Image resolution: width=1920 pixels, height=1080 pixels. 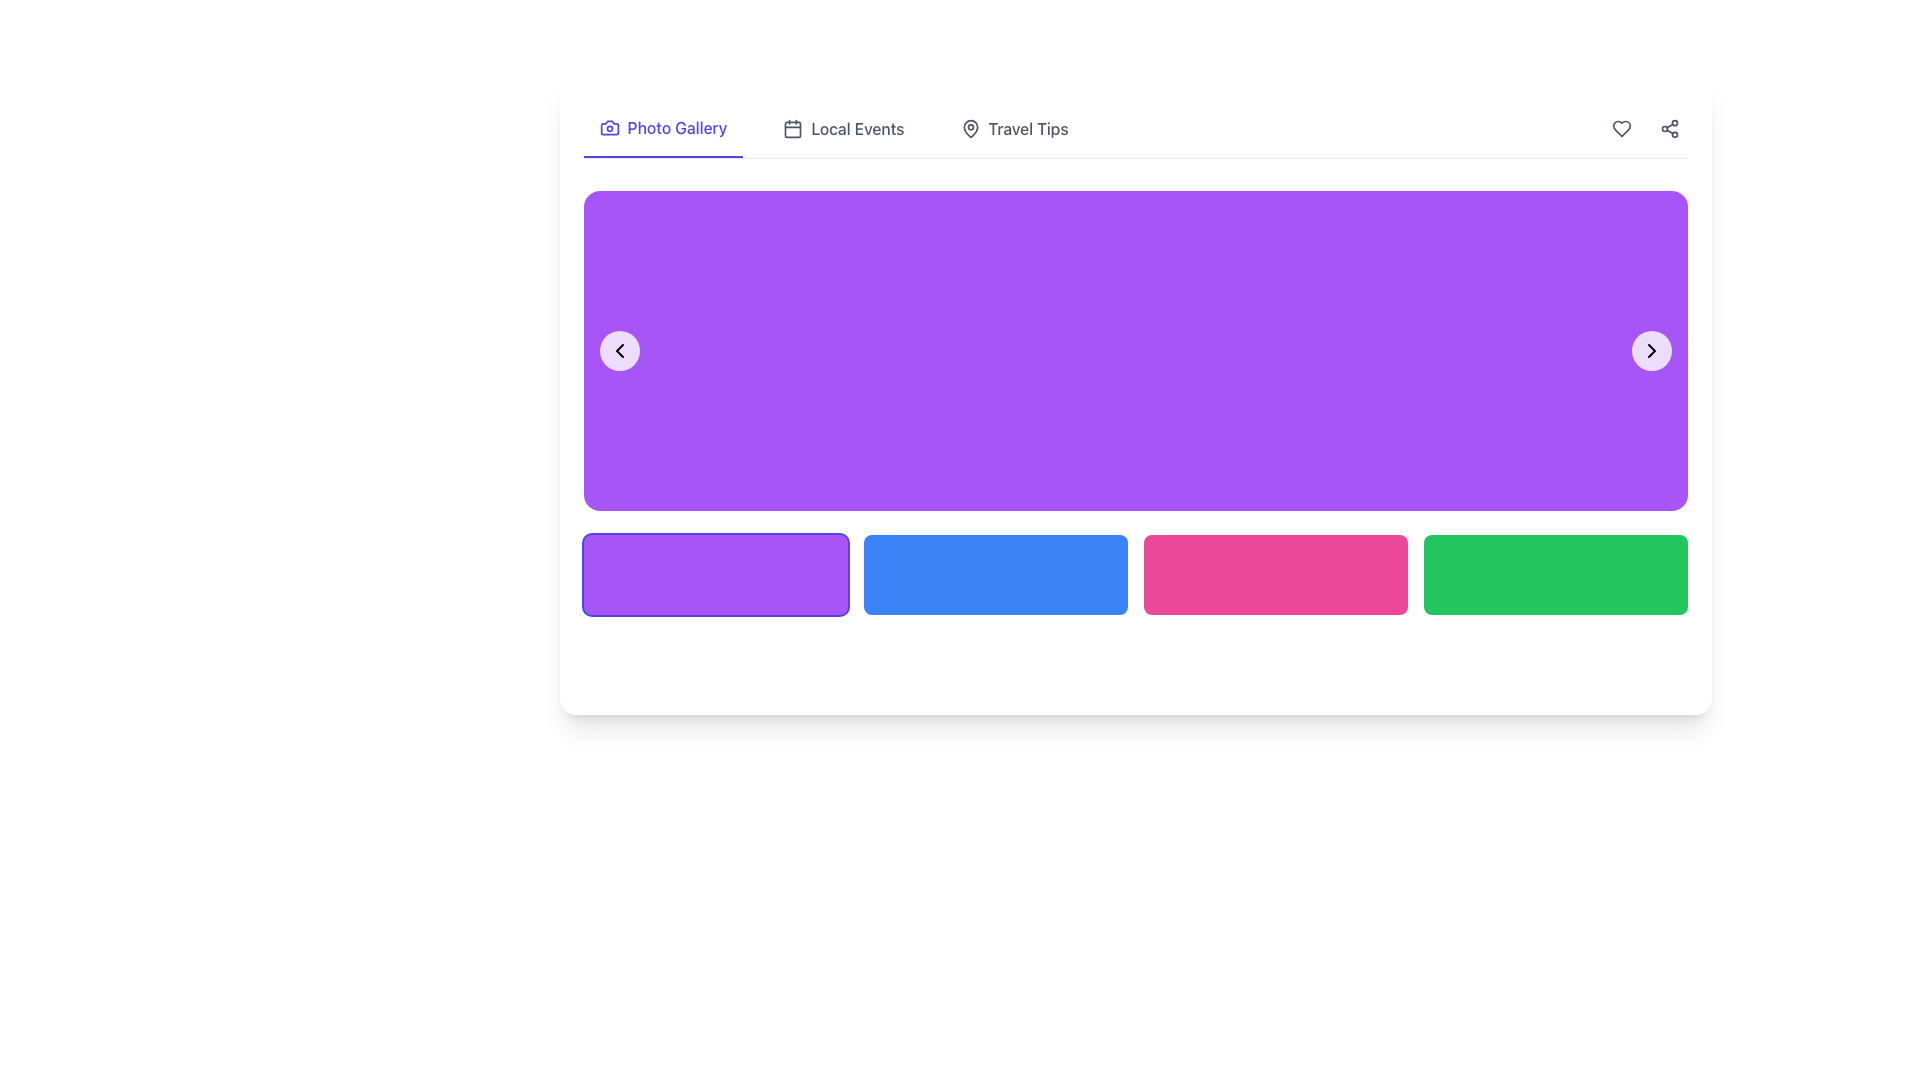 I want to click on the heart-shaped icon outline in the top-right corner of the interface, which is part of a circular button used for likes or favorites, so click(x=1621, y=128).